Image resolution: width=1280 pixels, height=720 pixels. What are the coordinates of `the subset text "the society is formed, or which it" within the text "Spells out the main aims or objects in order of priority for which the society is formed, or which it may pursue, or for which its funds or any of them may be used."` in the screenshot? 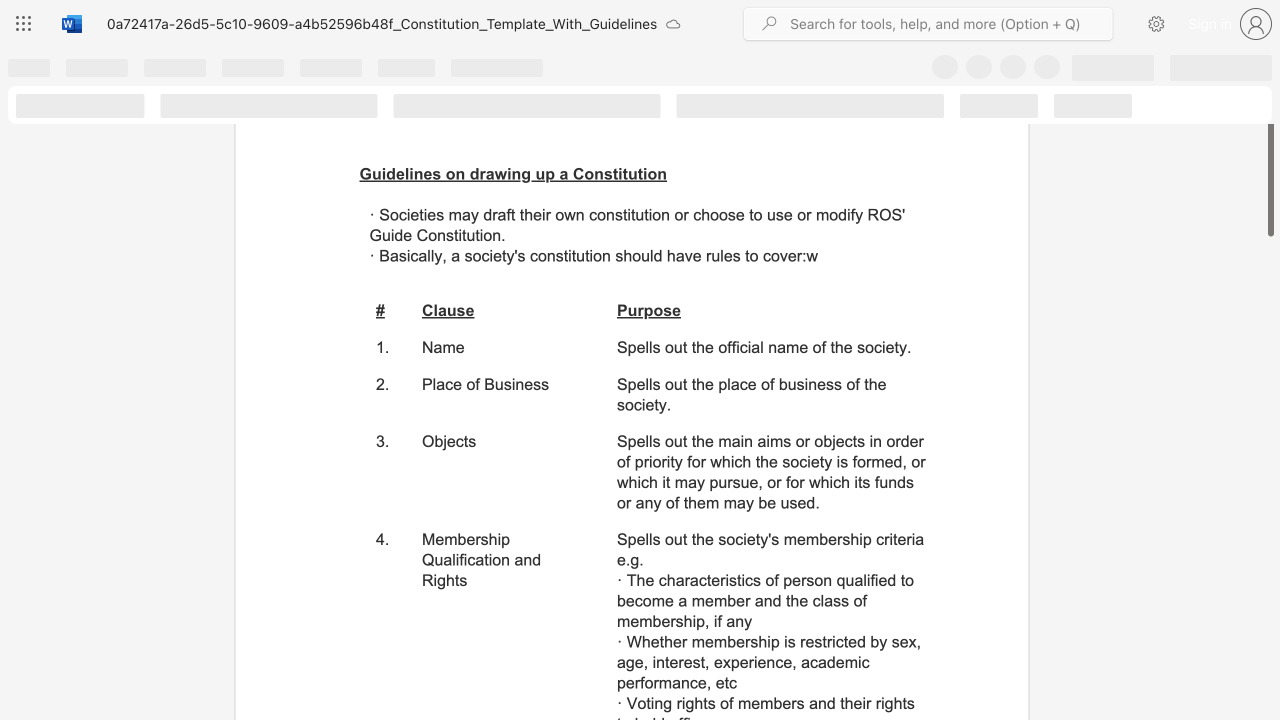 It's located at (754, 462).